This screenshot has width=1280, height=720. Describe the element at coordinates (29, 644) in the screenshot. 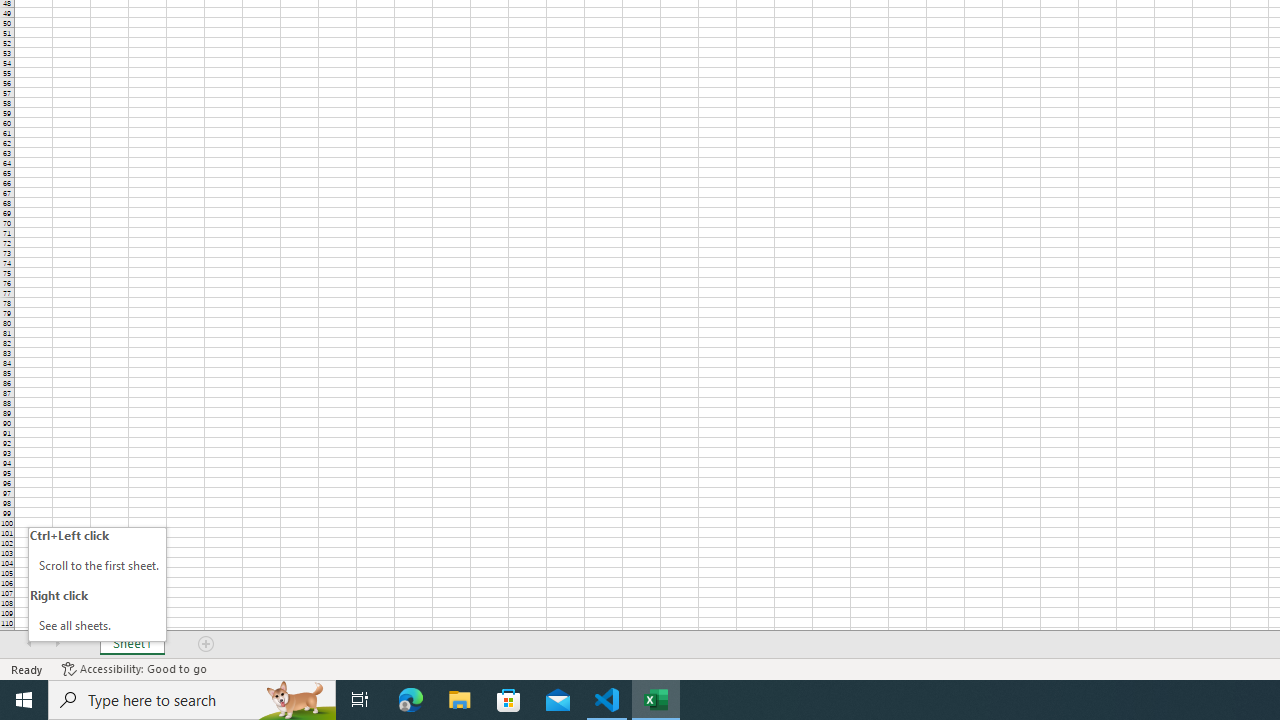

I see `'Scroll Left'` at that location.